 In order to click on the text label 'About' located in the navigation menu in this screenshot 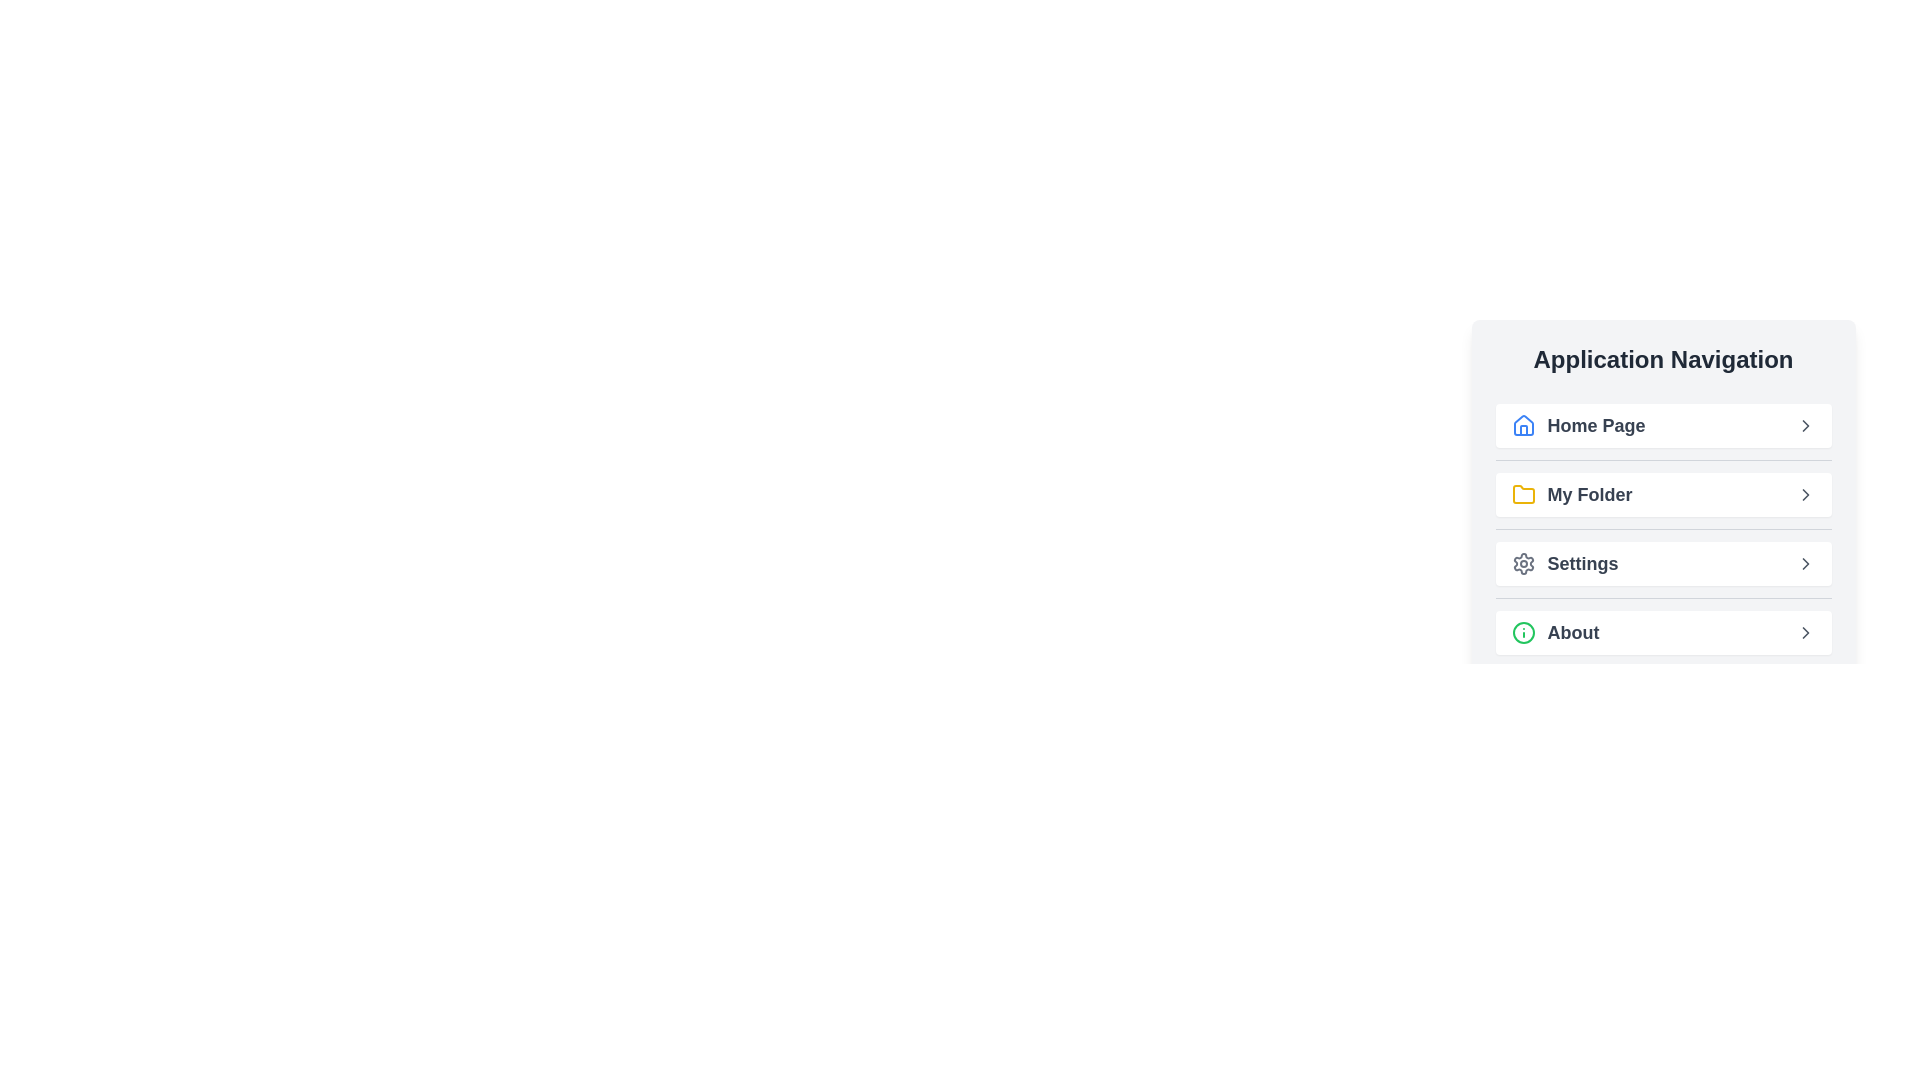, I will do `click(1572, 632)`.